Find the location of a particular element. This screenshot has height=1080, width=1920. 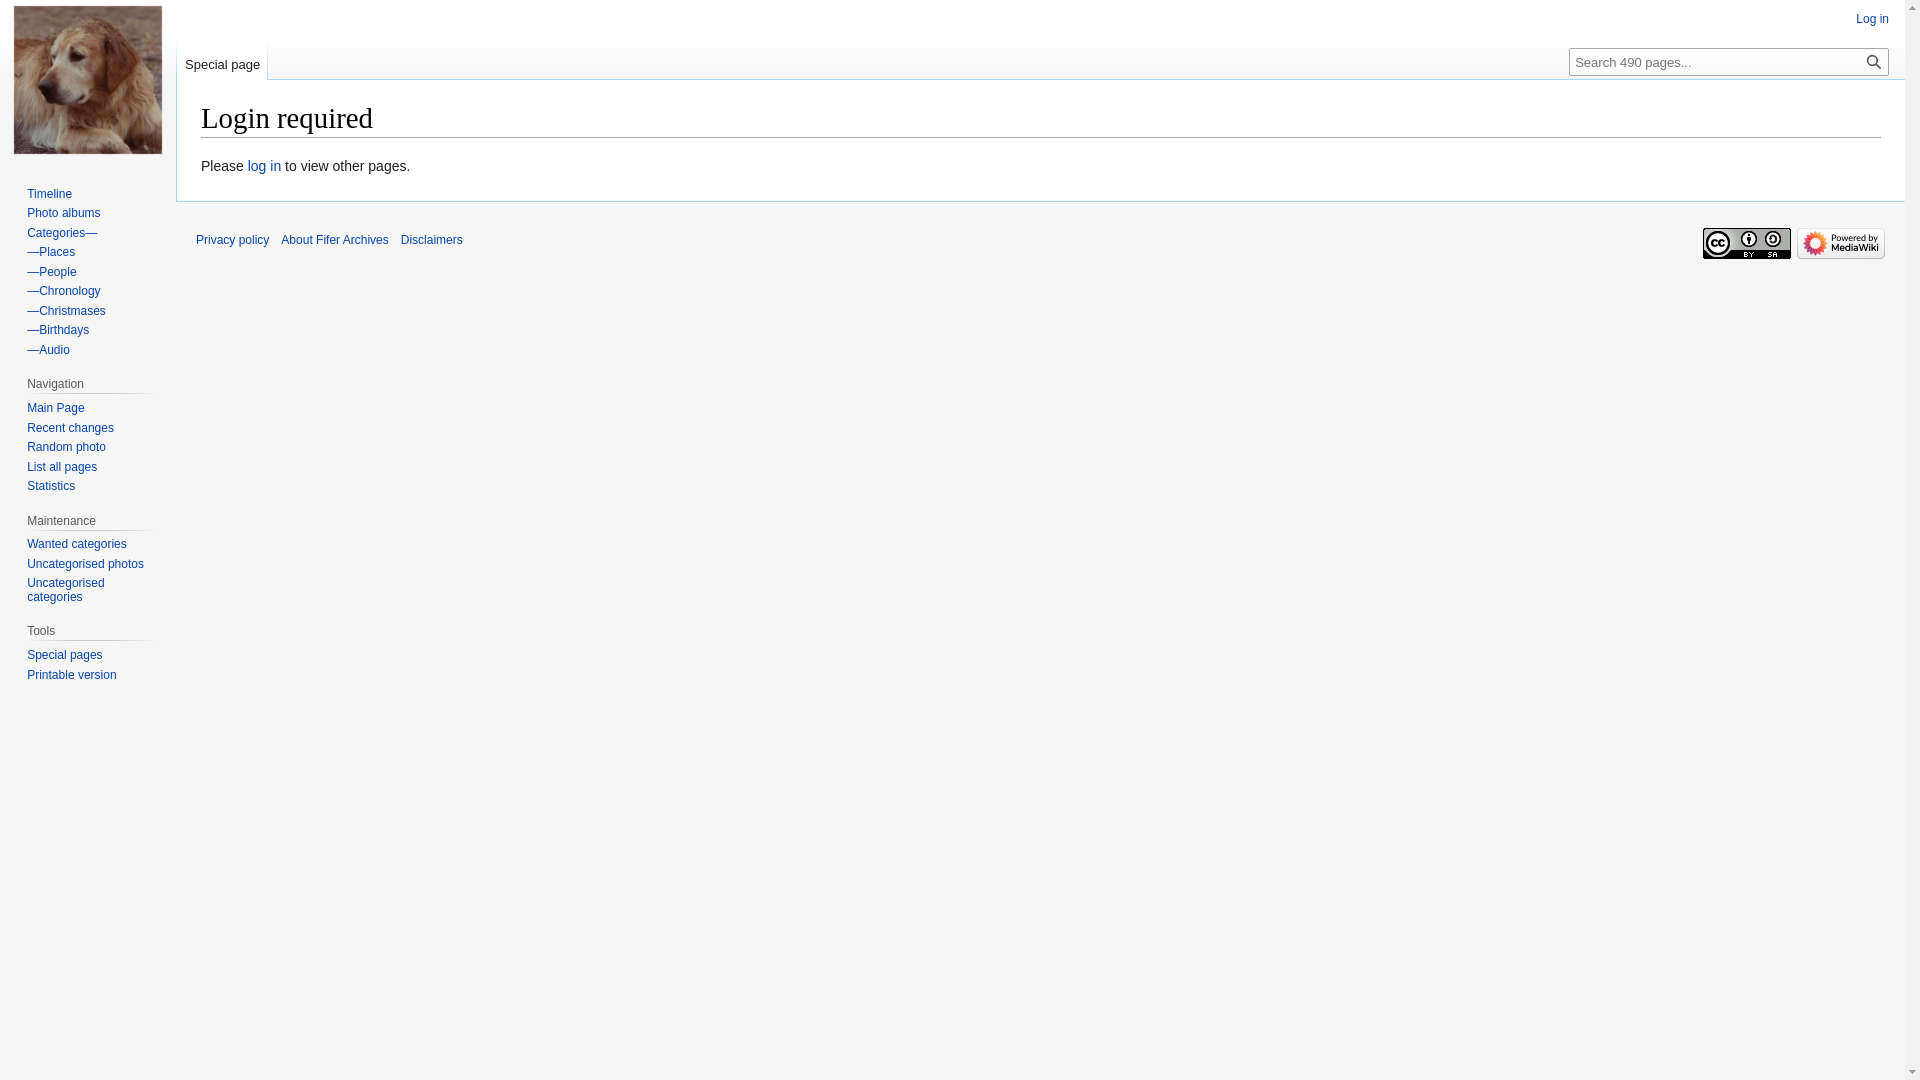

'Uncategorised categories' is located at coordinates (65, 589).